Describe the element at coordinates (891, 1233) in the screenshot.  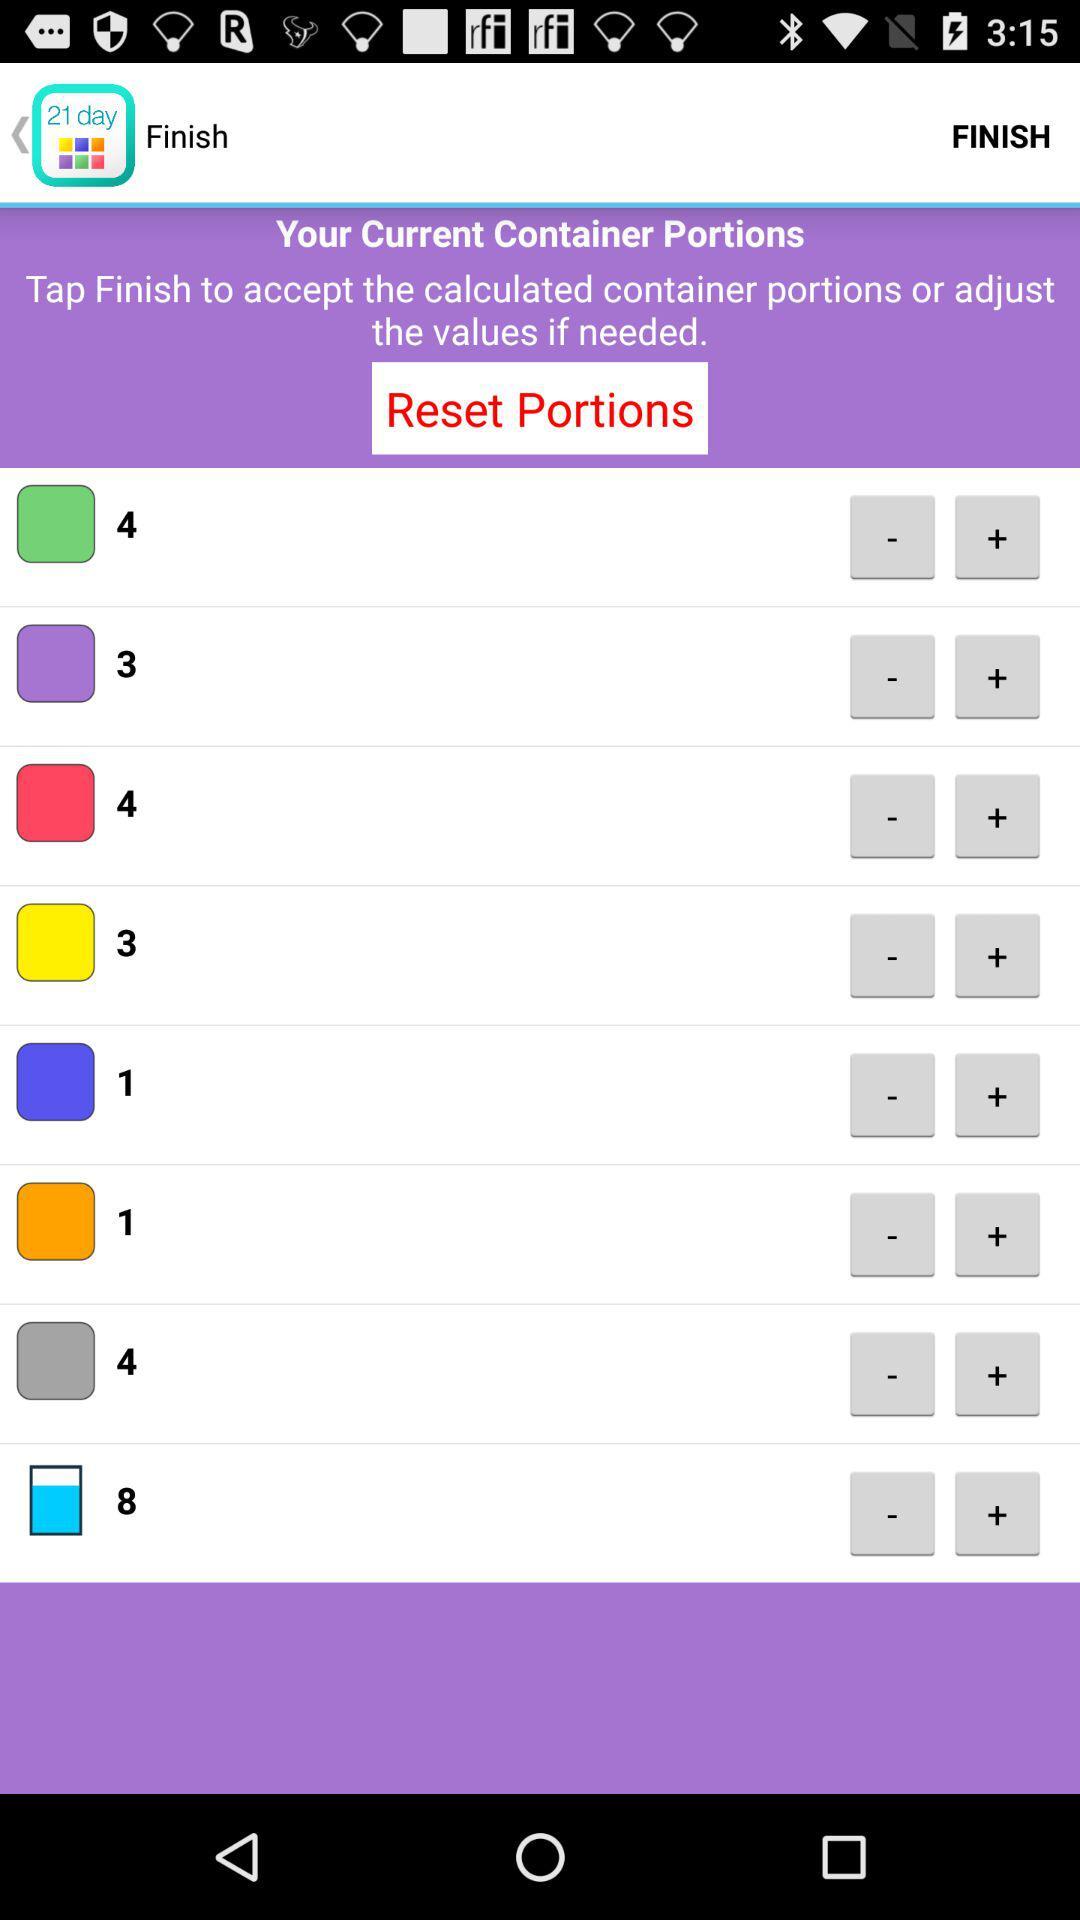
I see `icon below -` at that location.